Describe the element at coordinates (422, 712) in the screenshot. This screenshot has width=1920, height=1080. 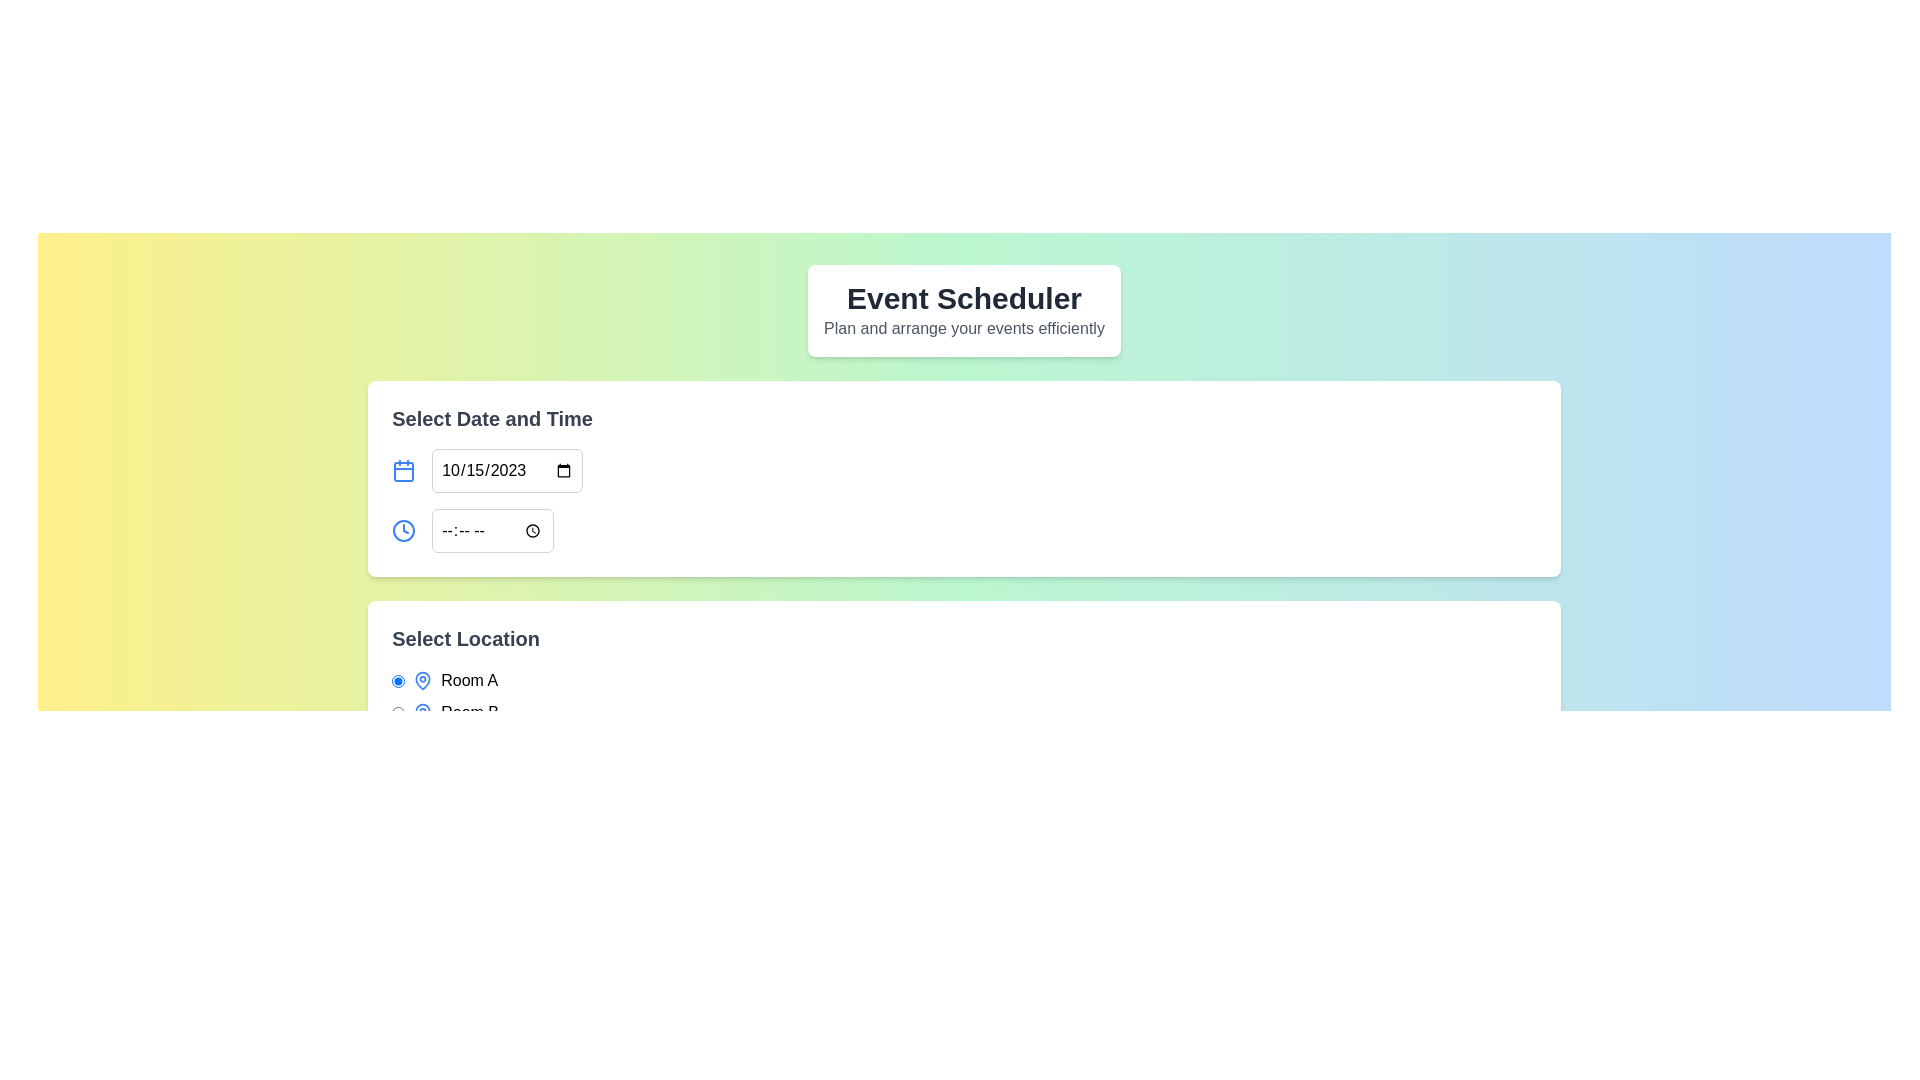
I see `the pin icon that indicates the map location for 'Room B', which is located in the 'Select Location' panel immediately after the radio button and before the text 'Room B'` at that location.